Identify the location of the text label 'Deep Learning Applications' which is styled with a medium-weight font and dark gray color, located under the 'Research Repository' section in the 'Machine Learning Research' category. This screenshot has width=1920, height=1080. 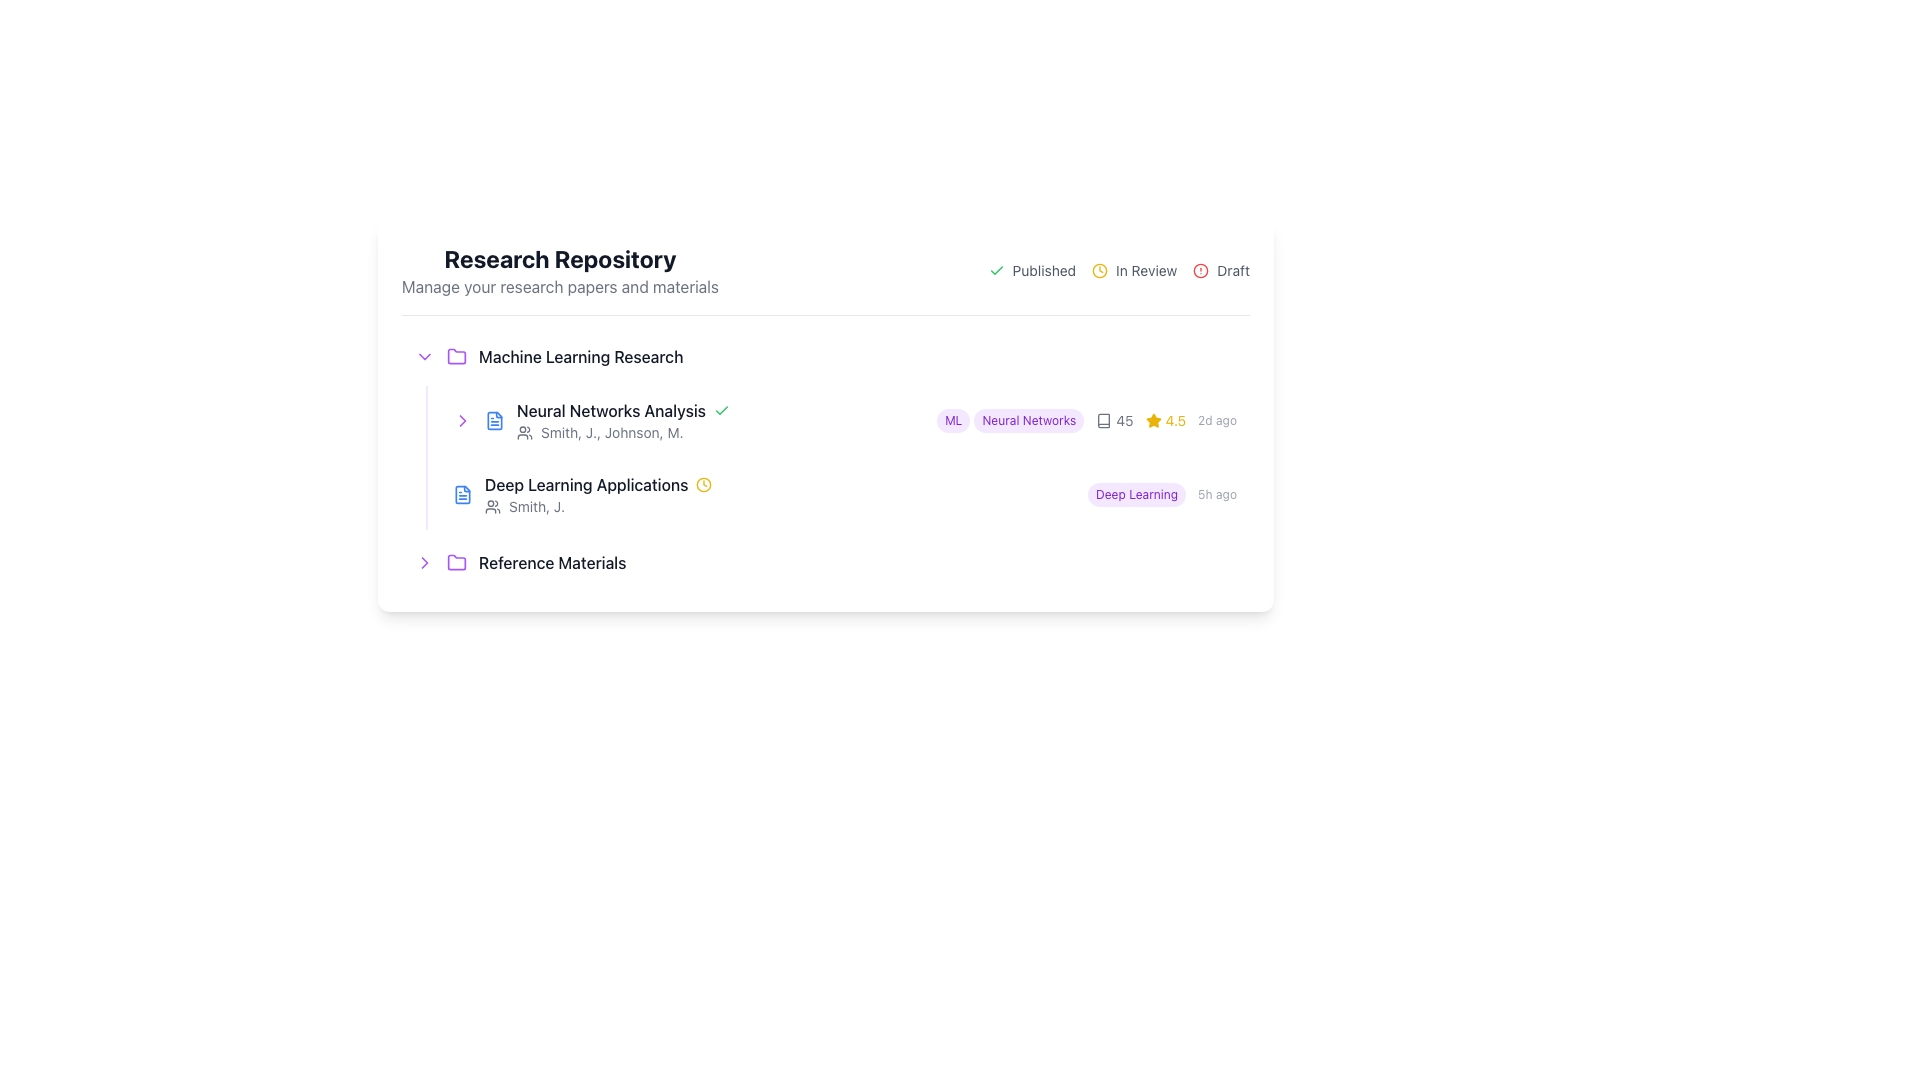
(585, 485).